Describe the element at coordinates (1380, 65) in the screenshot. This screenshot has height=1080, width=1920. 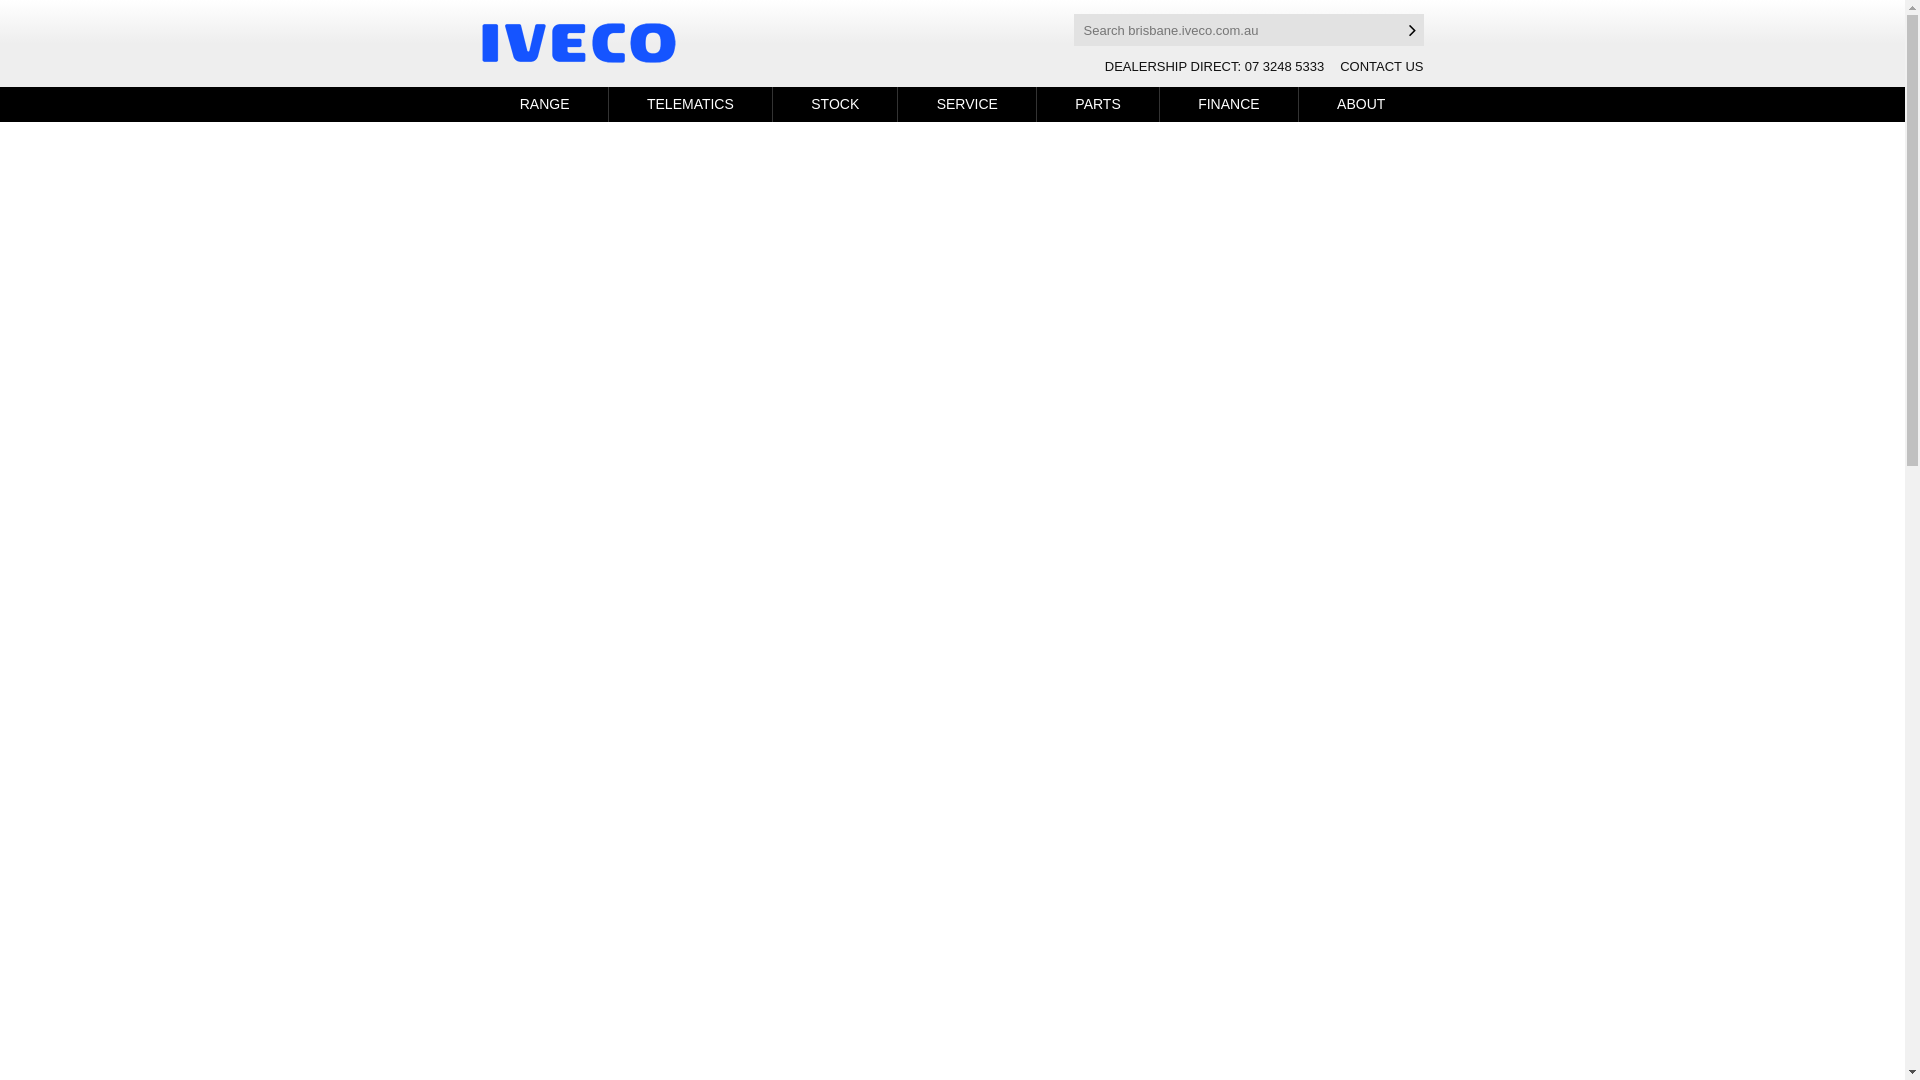
I see `'CONTACT US'` at that location.